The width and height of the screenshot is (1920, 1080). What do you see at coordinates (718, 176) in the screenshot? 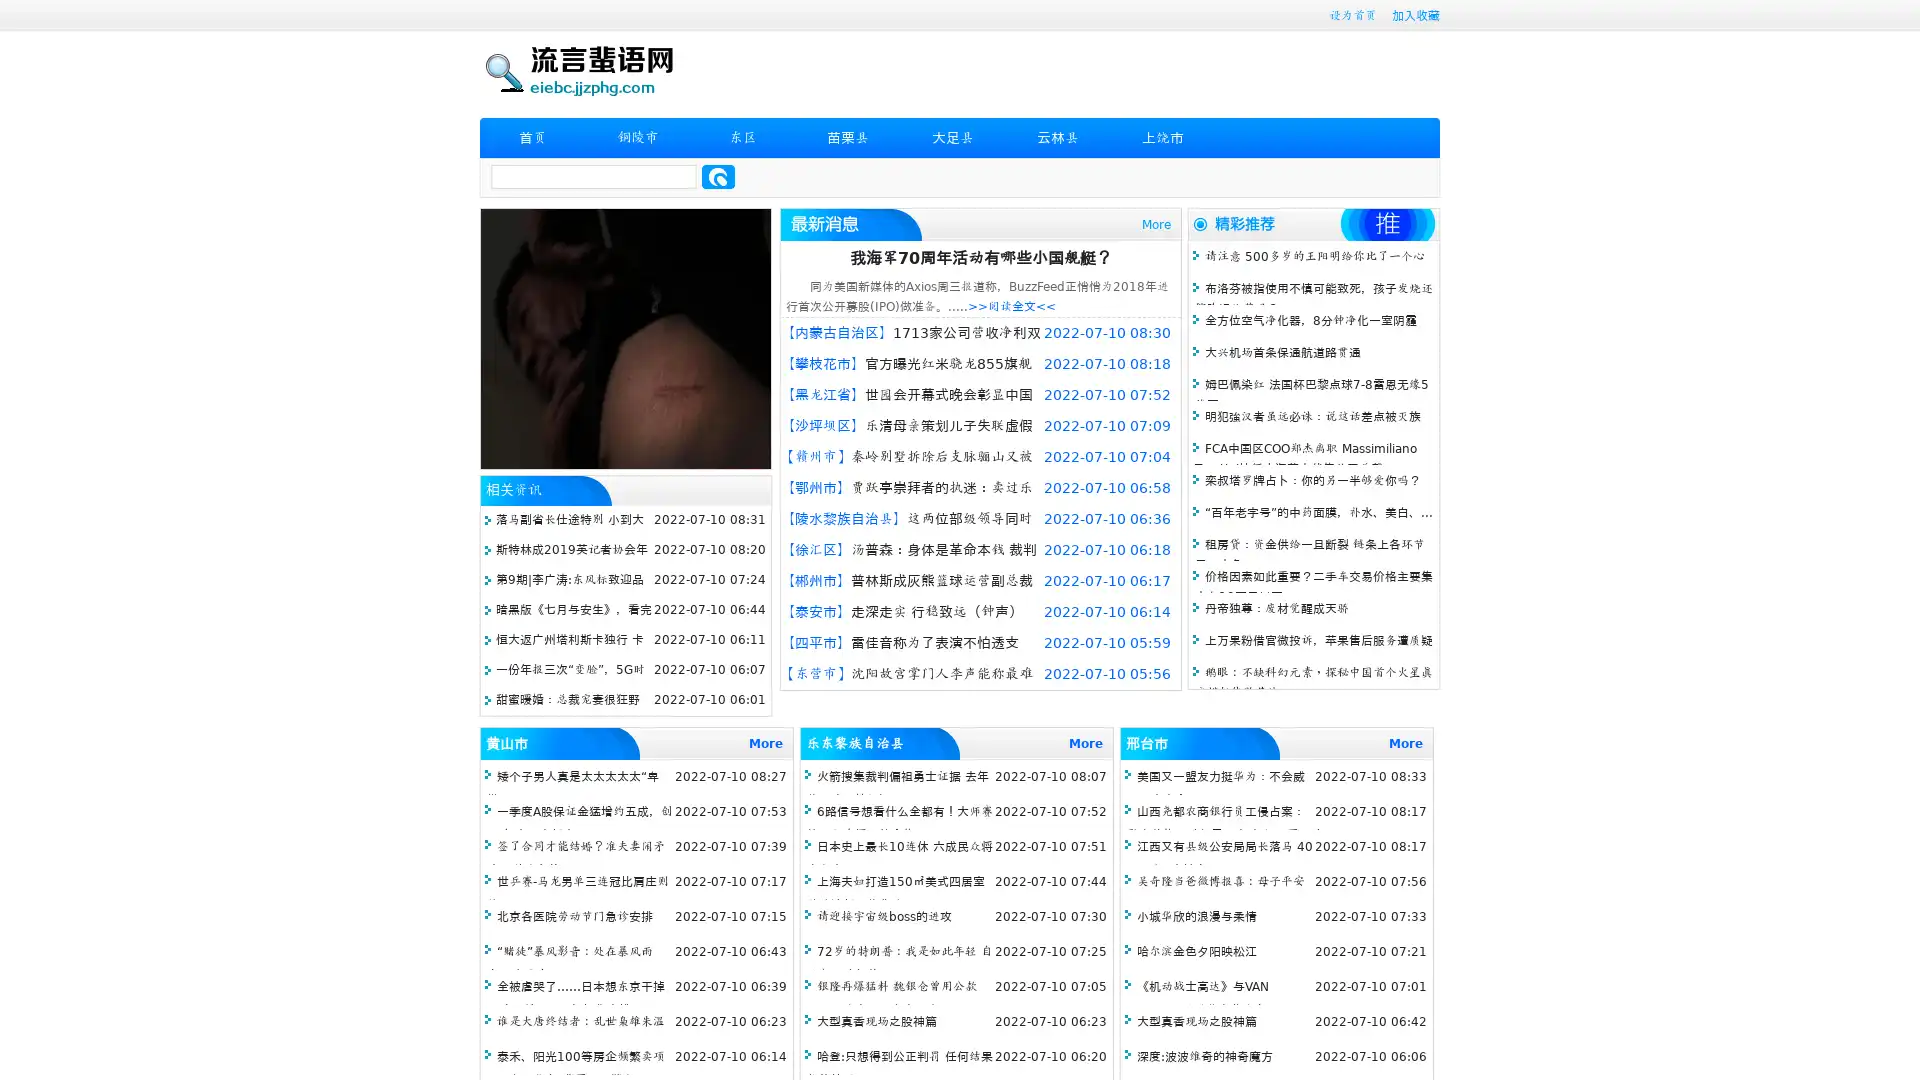
I see `Search` at bounding box center [718, 176].